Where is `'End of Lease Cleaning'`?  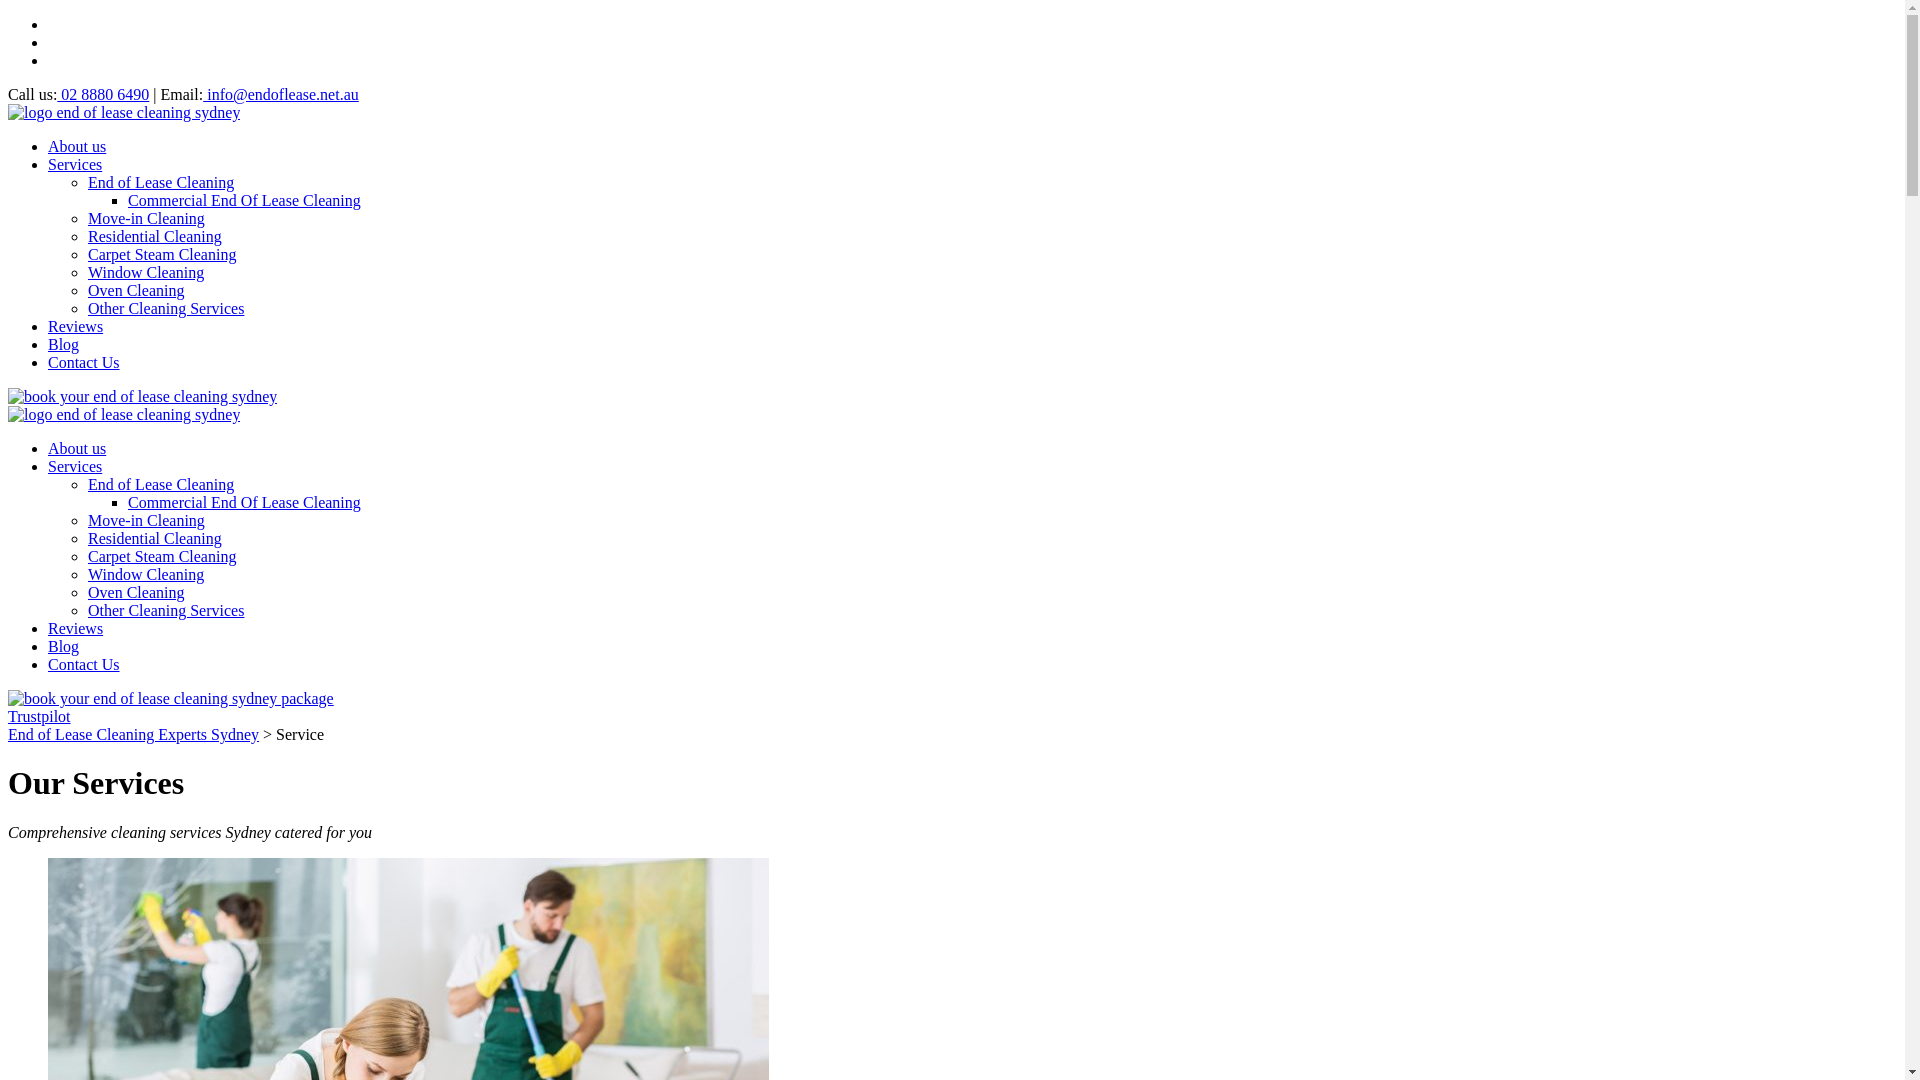
'End of Lease Cleaning' is located at coordinates (161, 182).